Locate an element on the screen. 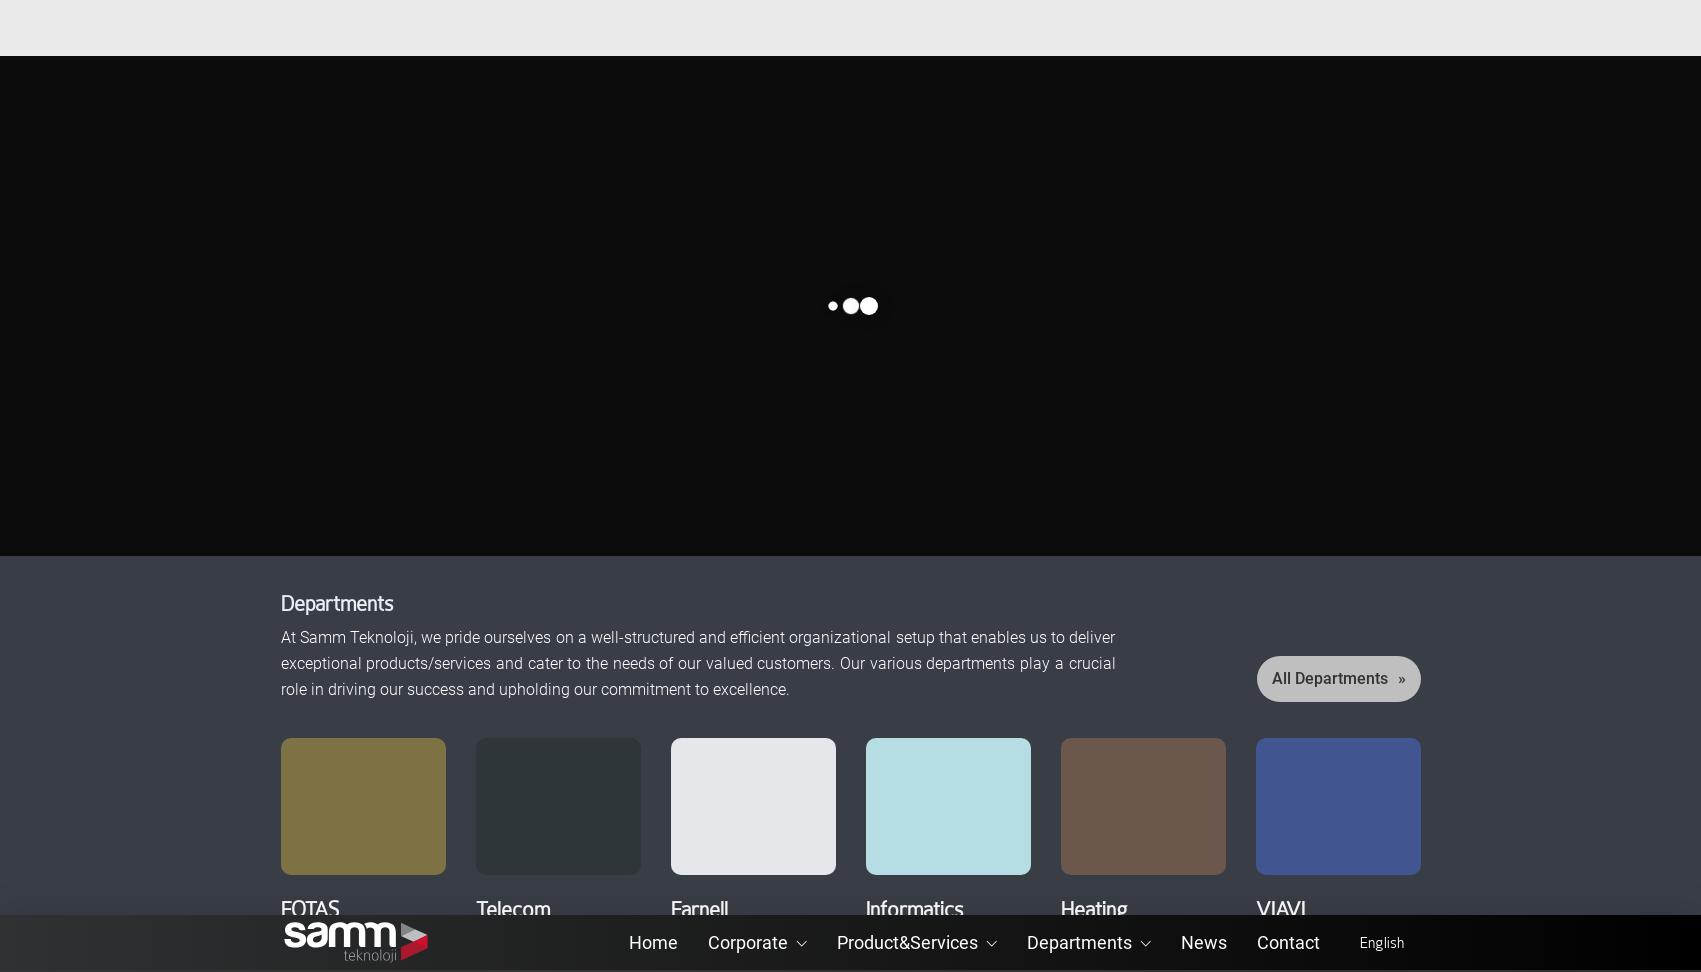 The image size is (1701, 972). 'Though our impact is felt worldwide, we maintain a personalized approach to cater to your unique requirements, providing dedicated support at every step.' is located at coordinates (1208, 781).